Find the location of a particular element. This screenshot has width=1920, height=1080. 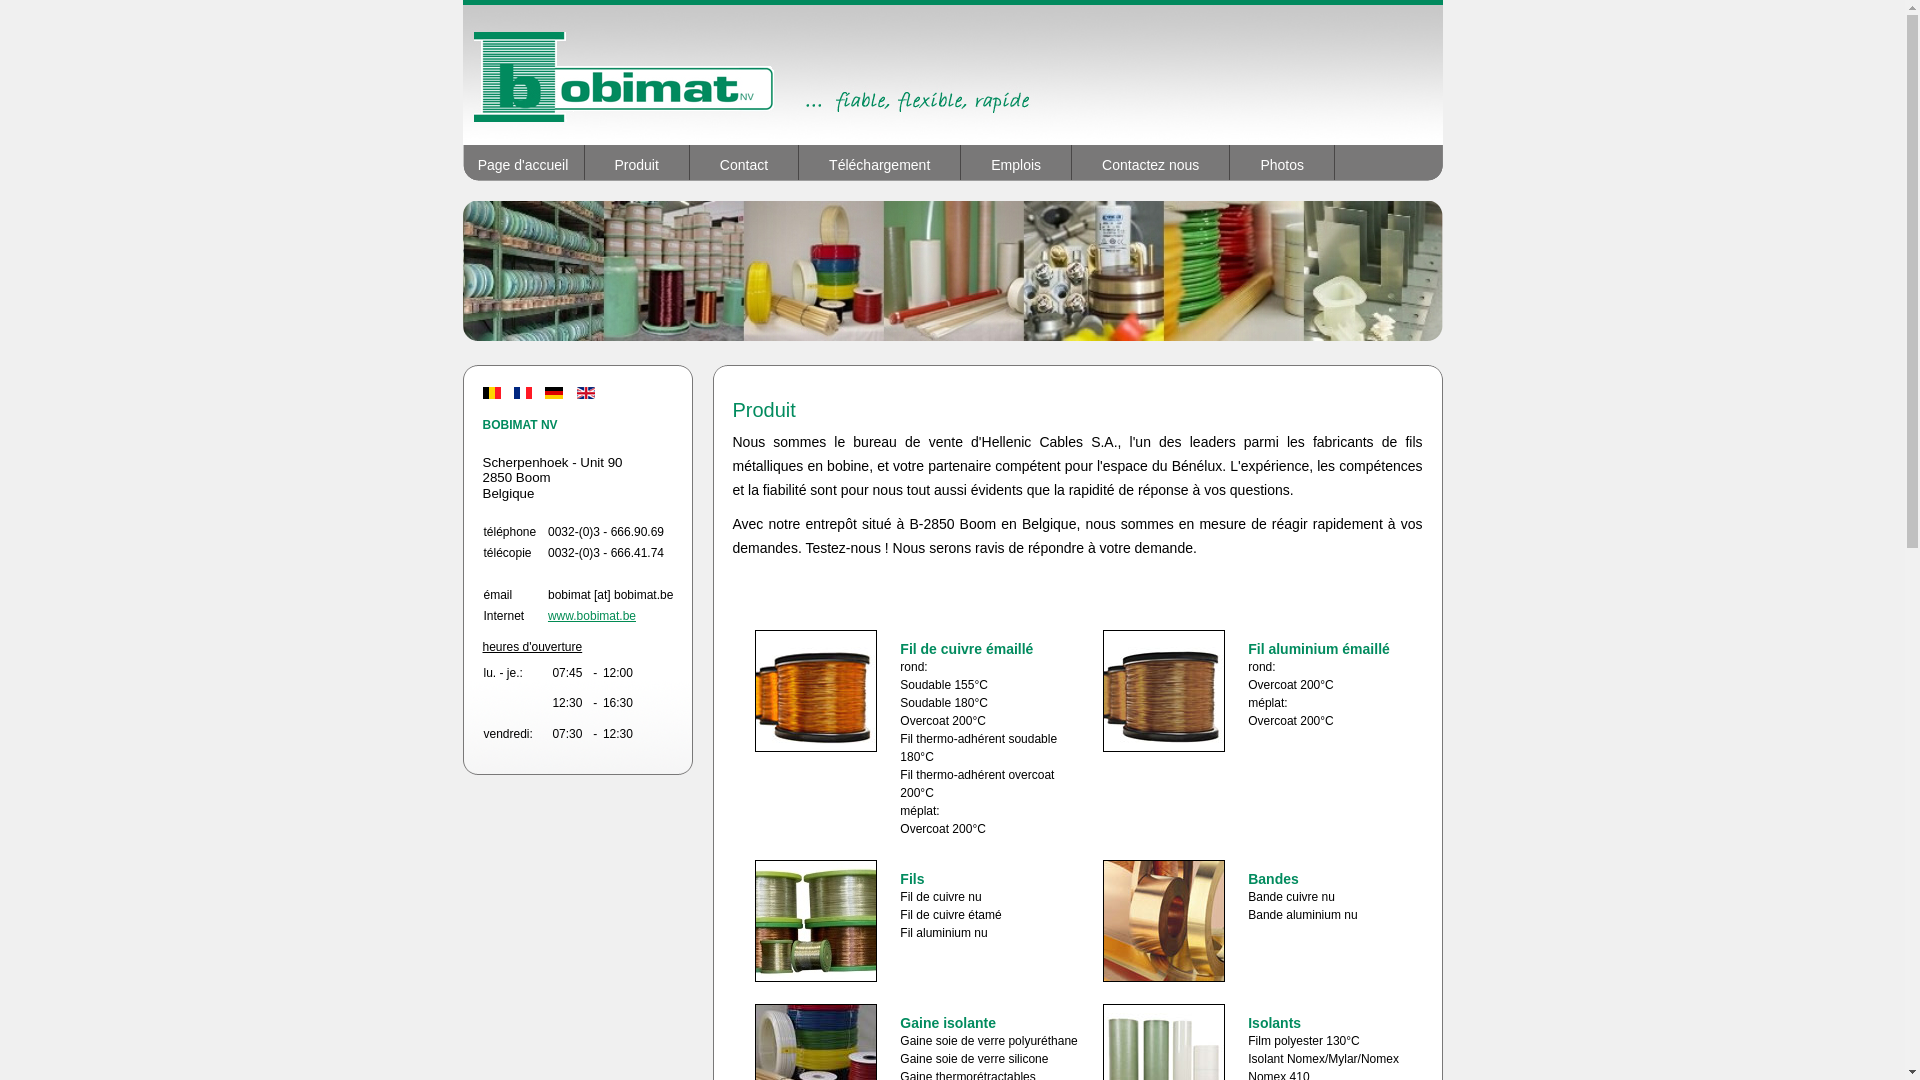

'Photos' is located at coordinates (1282, 161).